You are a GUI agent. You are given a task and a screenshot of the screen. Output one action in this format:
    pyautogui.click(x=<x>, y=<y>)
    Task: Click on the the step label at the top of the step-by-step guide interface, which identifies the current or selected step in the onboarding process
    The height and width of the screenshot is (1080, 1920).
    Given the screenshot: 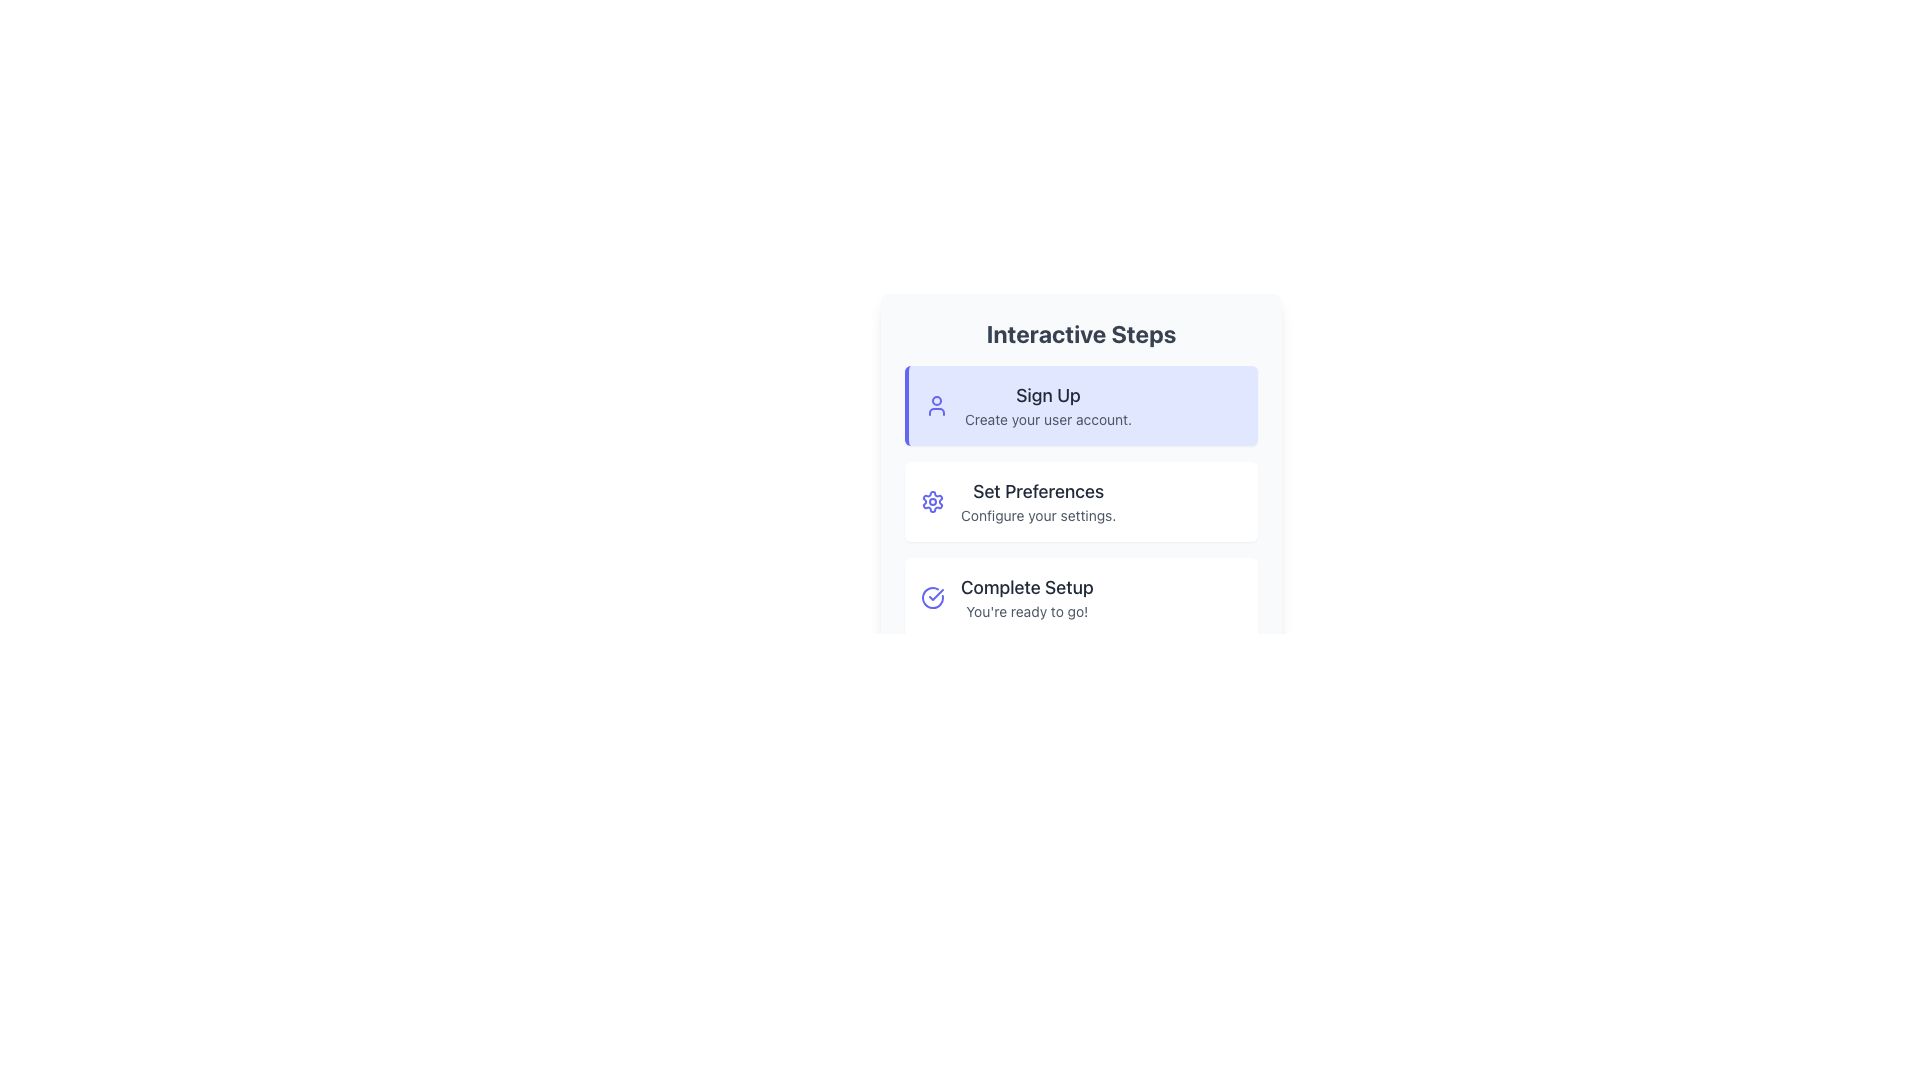 What is the action you would take?
    pyautogui.click(x=1047, y=396)
    